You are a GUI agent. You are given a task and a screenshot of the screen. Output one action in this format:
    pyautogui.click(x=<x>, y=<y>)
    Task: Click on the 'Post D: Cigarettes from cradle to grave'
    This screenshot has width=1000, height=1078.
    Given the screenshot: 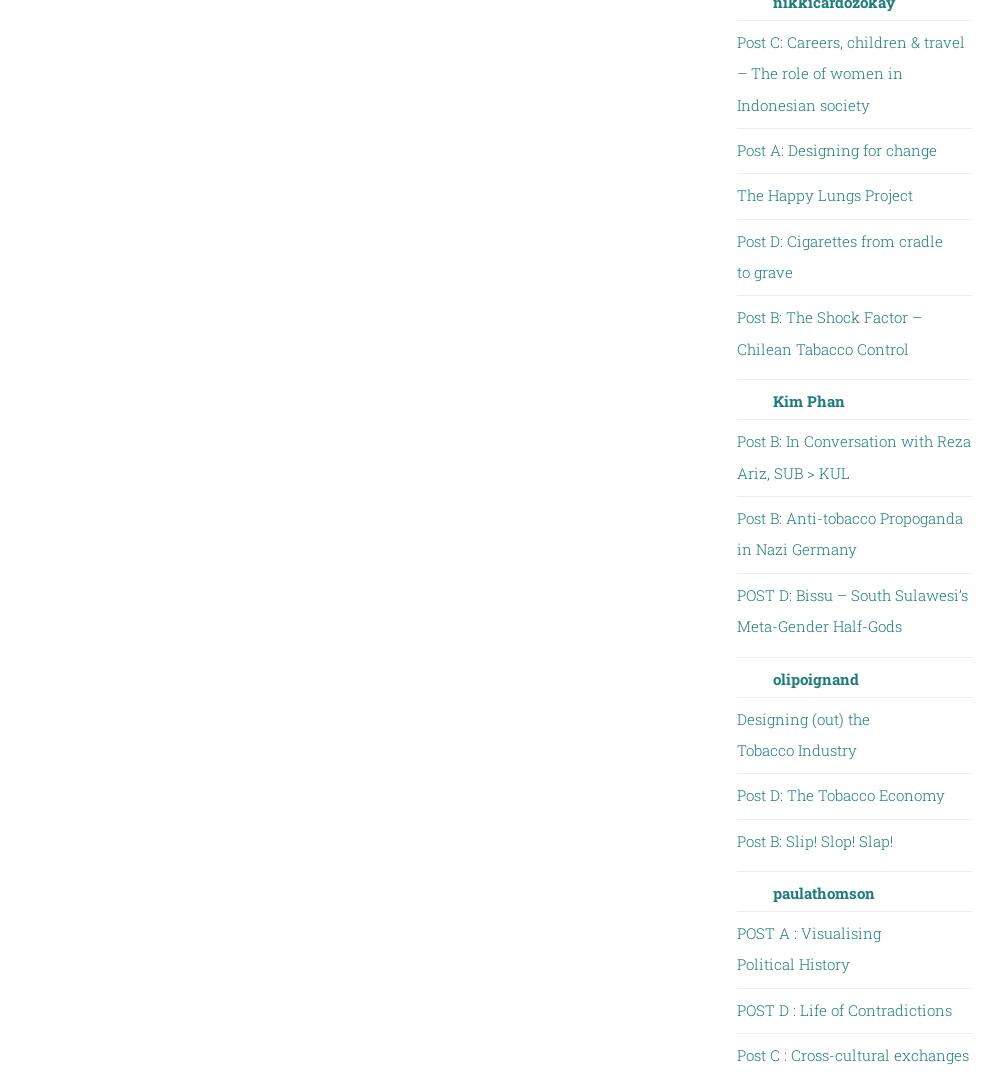 What is the action you would take?
    pyautogui.click(x=838, y=255)
    